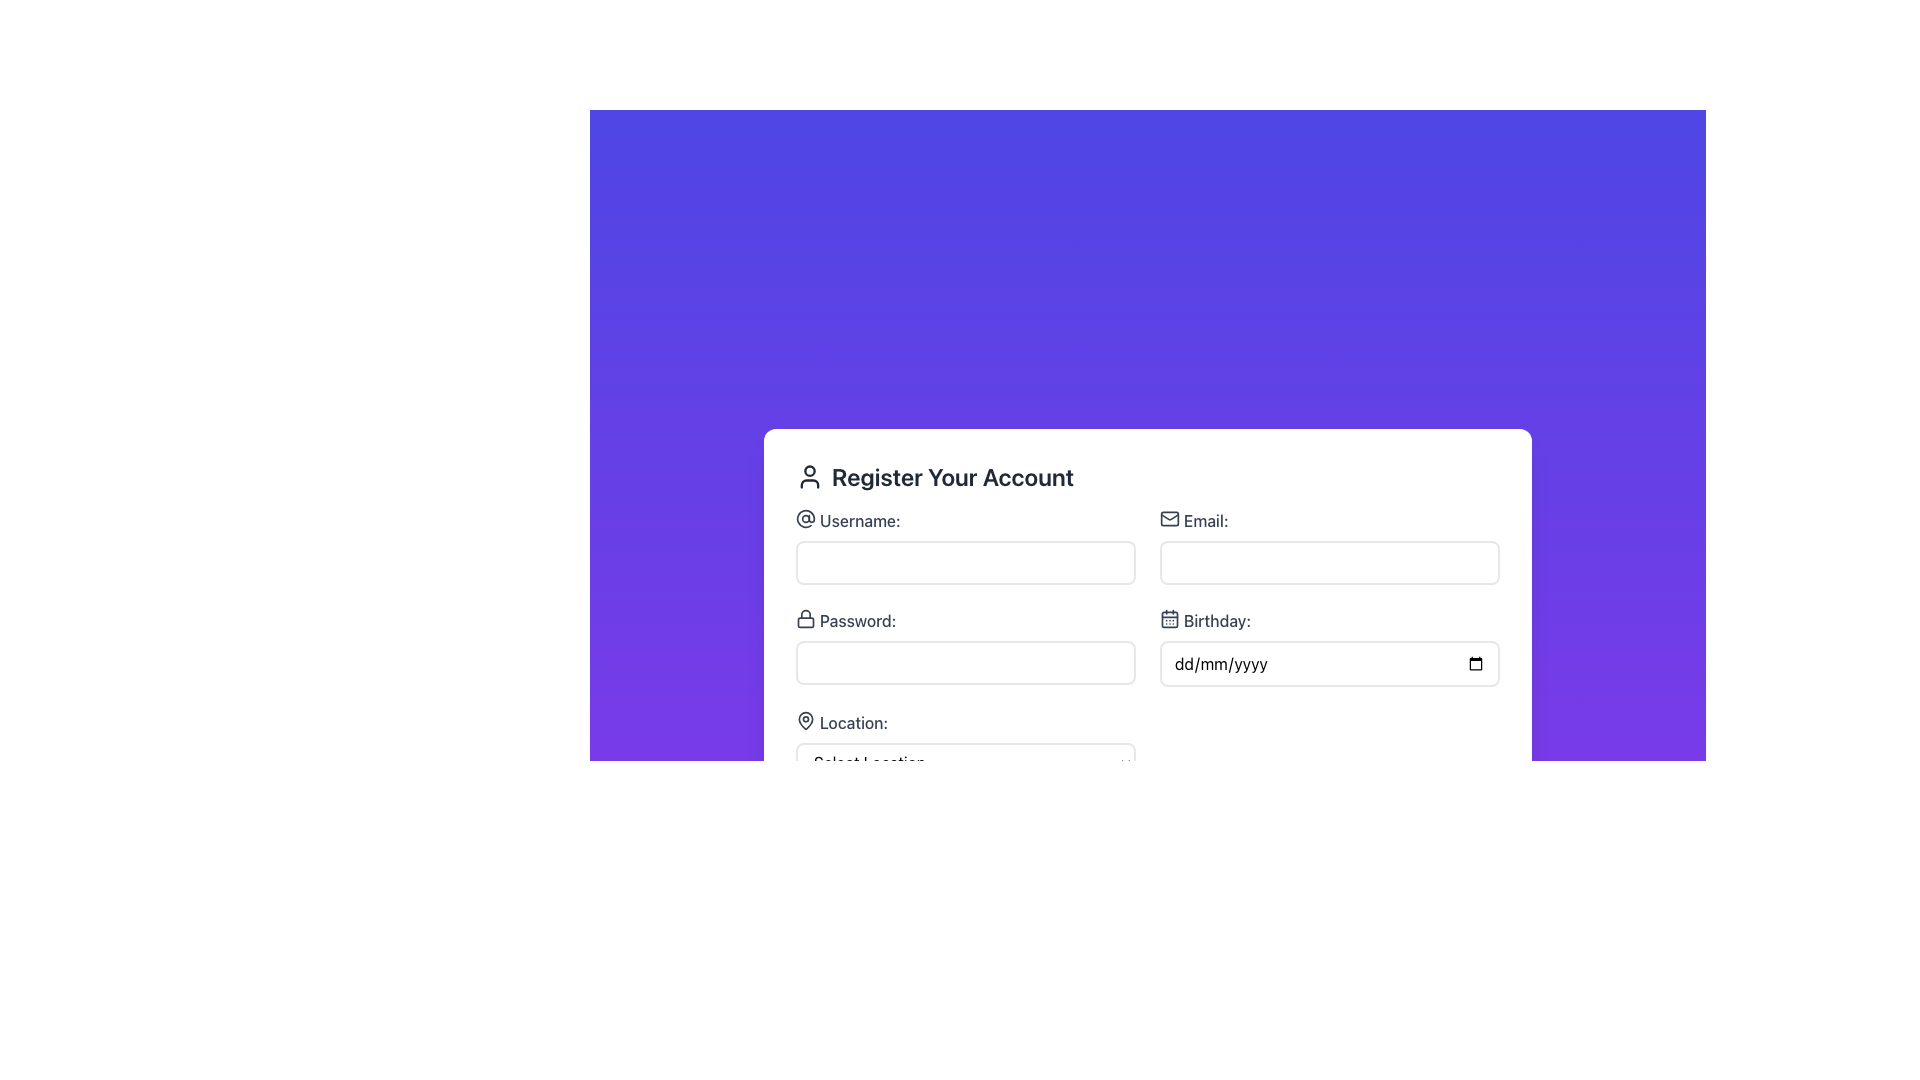 The width and height of the screenshot is (1920, 1080). I want to click on the email field icon located to the immediate left of the 'Email:' label, which serves as an intuitive reference for users, so click(1170, 518).